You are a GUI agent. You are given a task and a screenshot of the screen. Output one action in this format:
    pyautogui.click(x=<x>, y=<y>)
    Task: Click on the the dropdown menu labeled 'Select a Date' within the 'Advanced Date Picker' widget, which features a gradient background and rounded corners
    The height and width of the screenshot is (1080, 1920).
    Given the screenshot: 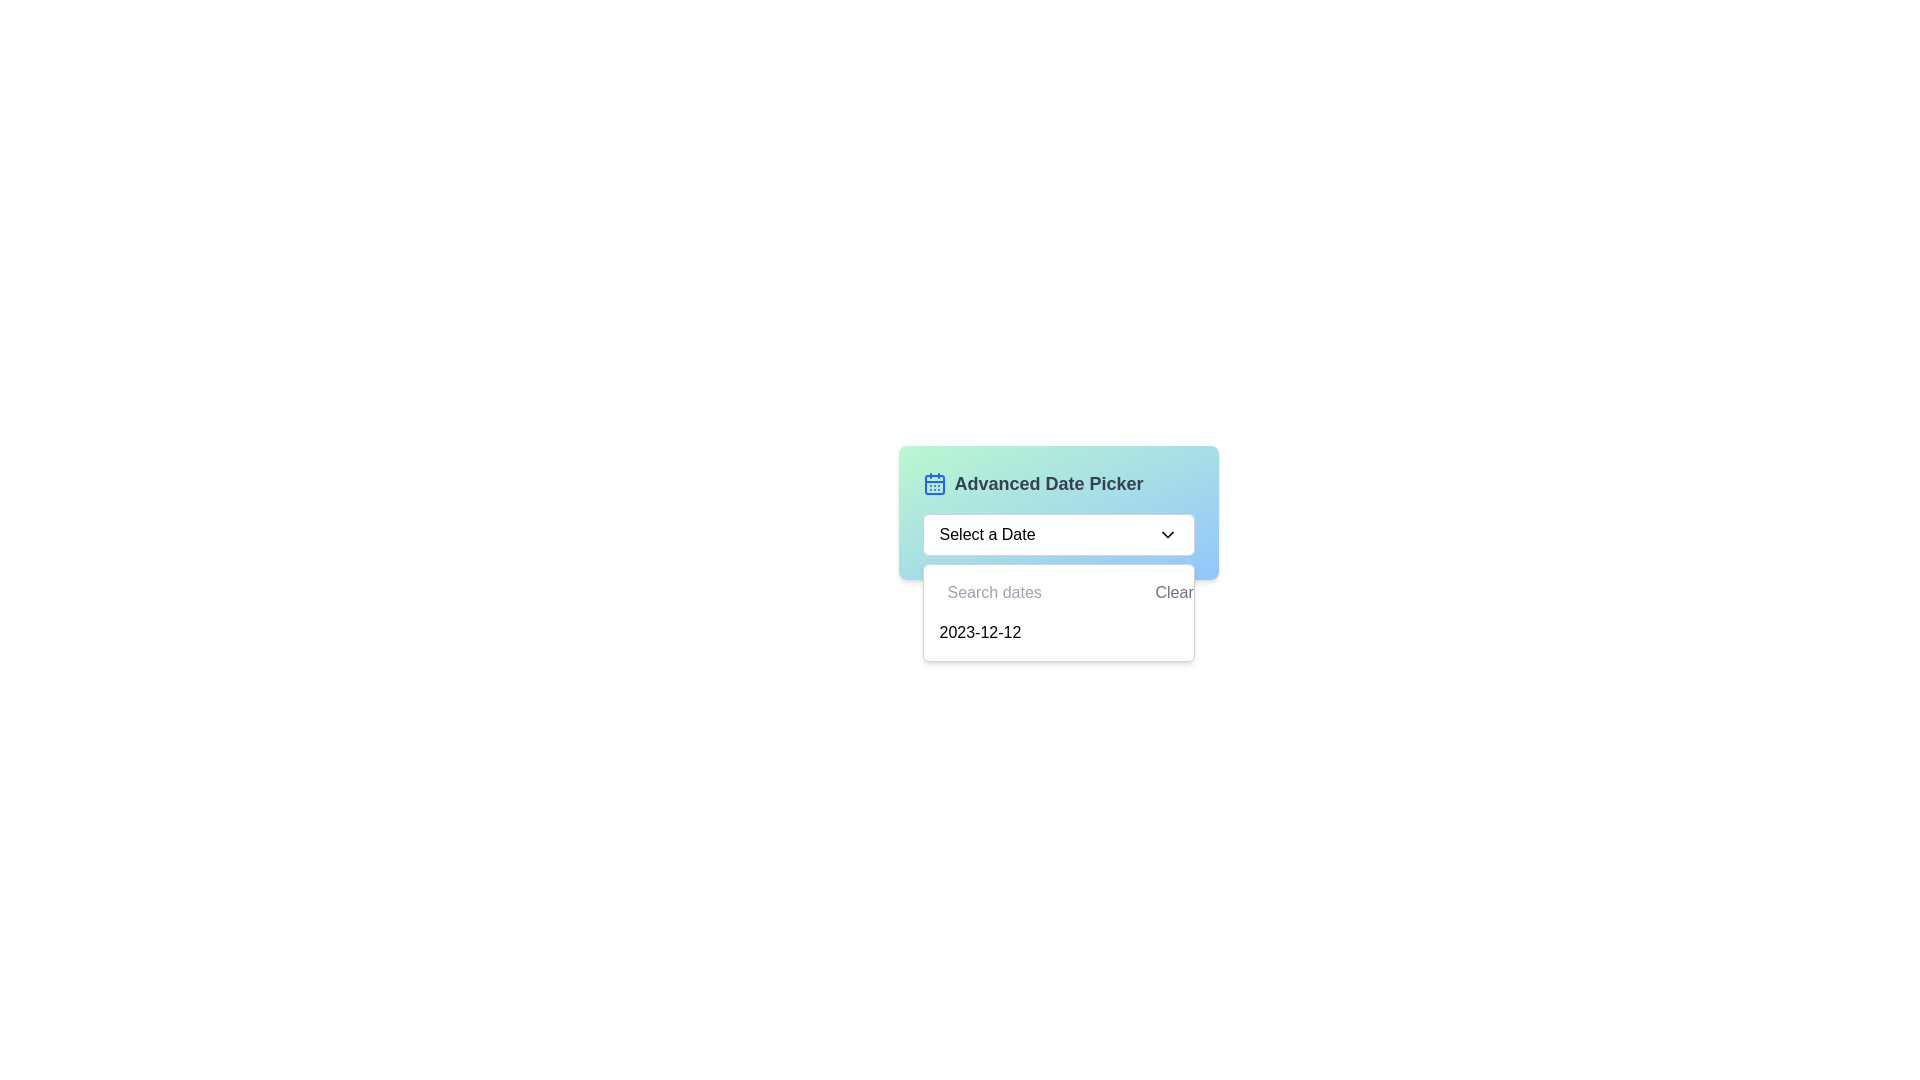 What is the action you would take?
    pyautogui.click(x=1057, y=512)
    